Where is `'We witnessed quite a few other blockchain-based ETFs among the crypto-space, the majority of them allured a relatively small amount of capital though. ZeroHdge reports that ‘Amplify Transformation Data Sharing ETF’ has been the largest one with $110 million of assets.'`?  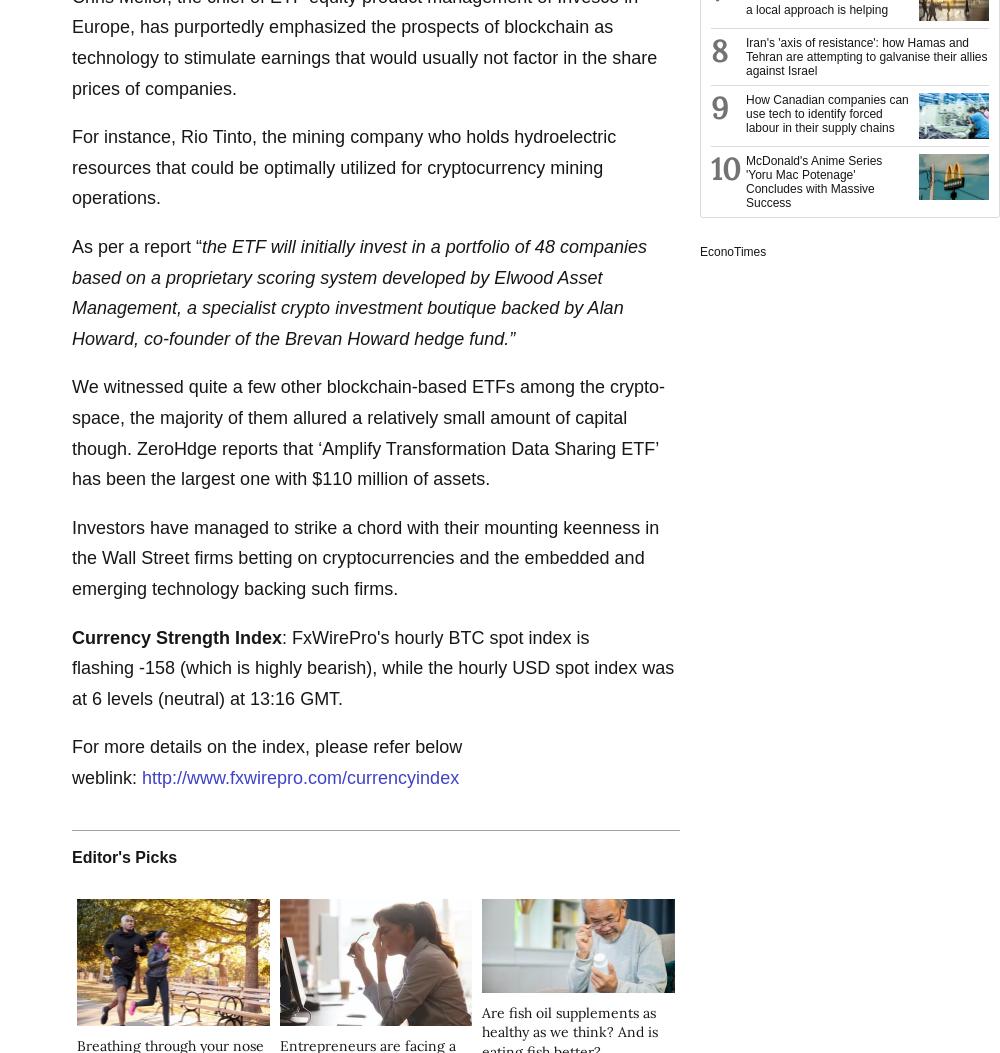
'We witnessed quite a few other blockchain-based ETFs among the crypto-space, the majority of them allured a relatively small amount of capital though. ZeroHdge reports that ‘Amplify Transformation Data Sharing ETF’ has been the largest one with $110 million of assets.' is located at coordinates (367, 431).